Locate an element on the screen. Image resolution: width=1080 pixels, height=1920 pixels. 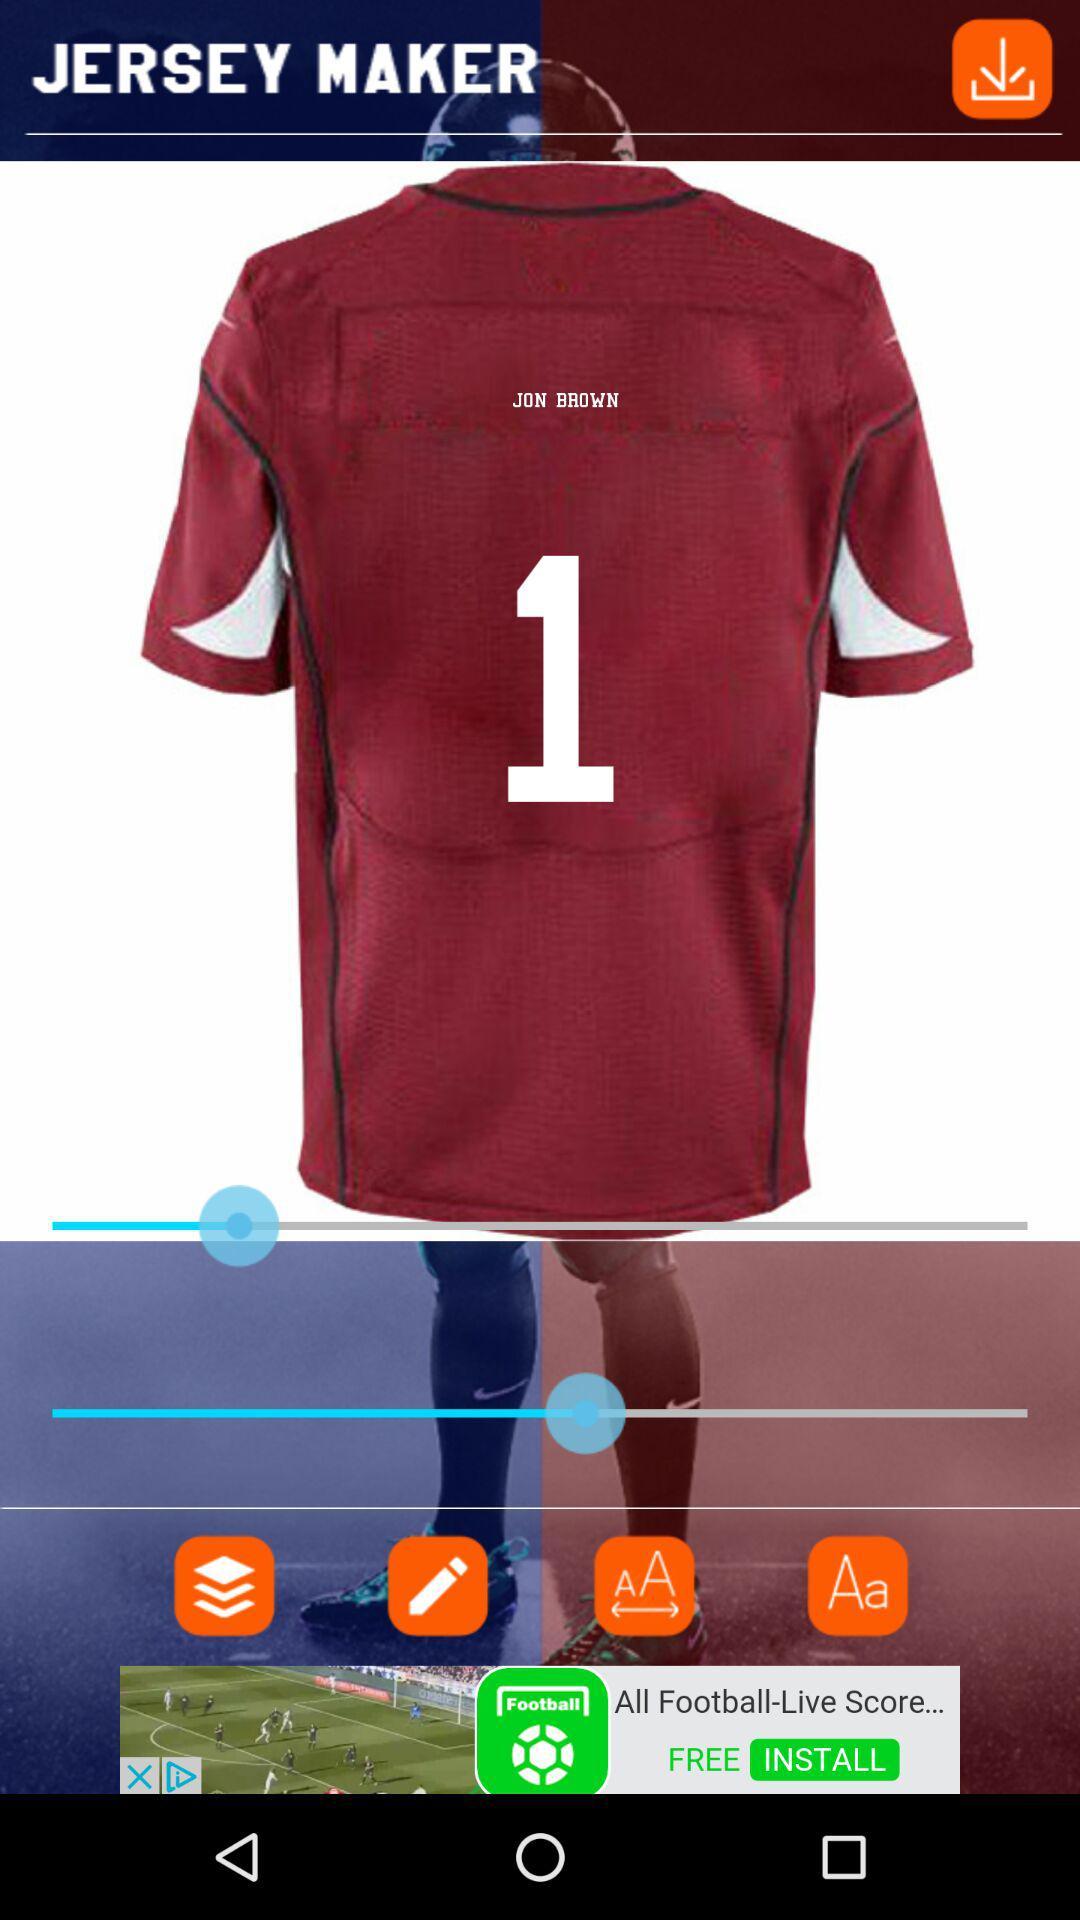
downloading button is located at coordinates (1002, 67).